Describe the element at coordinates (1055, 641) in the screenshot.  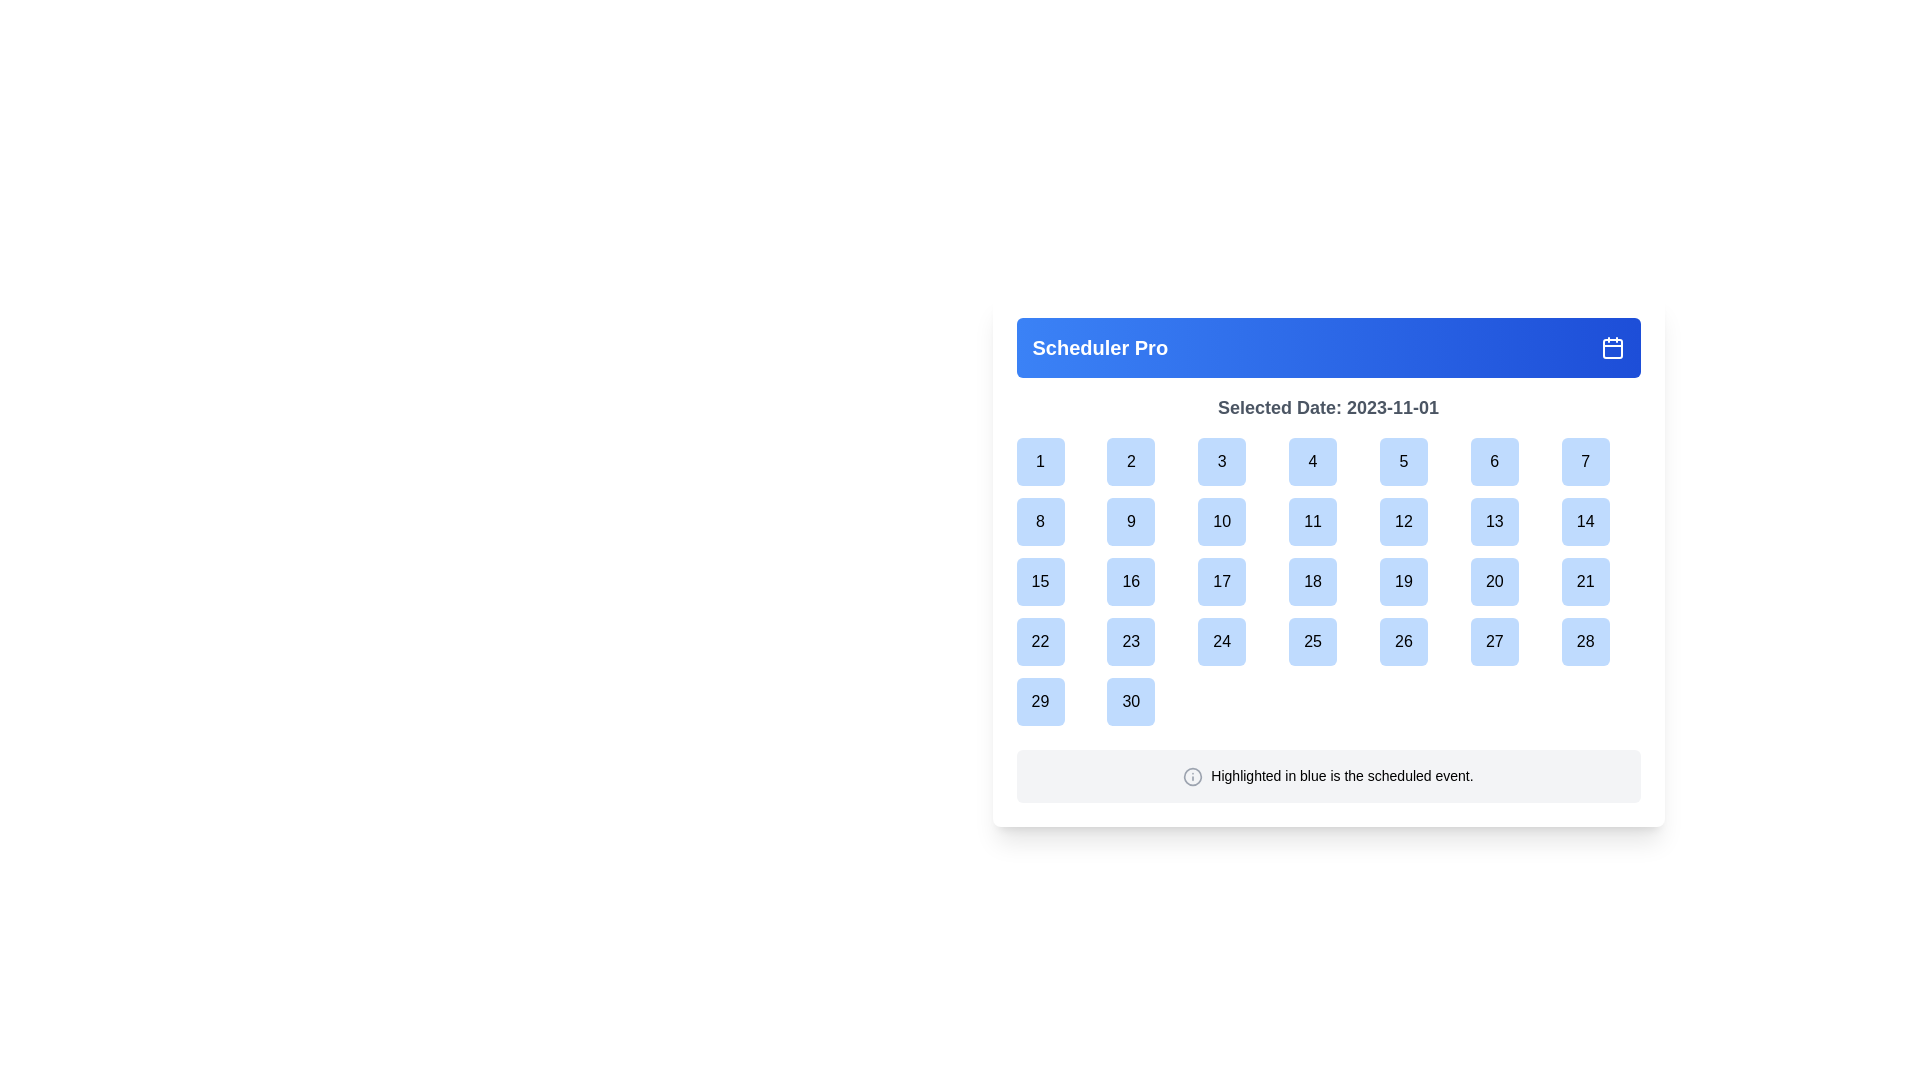
I see `the square-shaped light blue button labeled '22' in the calendar grid` at that location.